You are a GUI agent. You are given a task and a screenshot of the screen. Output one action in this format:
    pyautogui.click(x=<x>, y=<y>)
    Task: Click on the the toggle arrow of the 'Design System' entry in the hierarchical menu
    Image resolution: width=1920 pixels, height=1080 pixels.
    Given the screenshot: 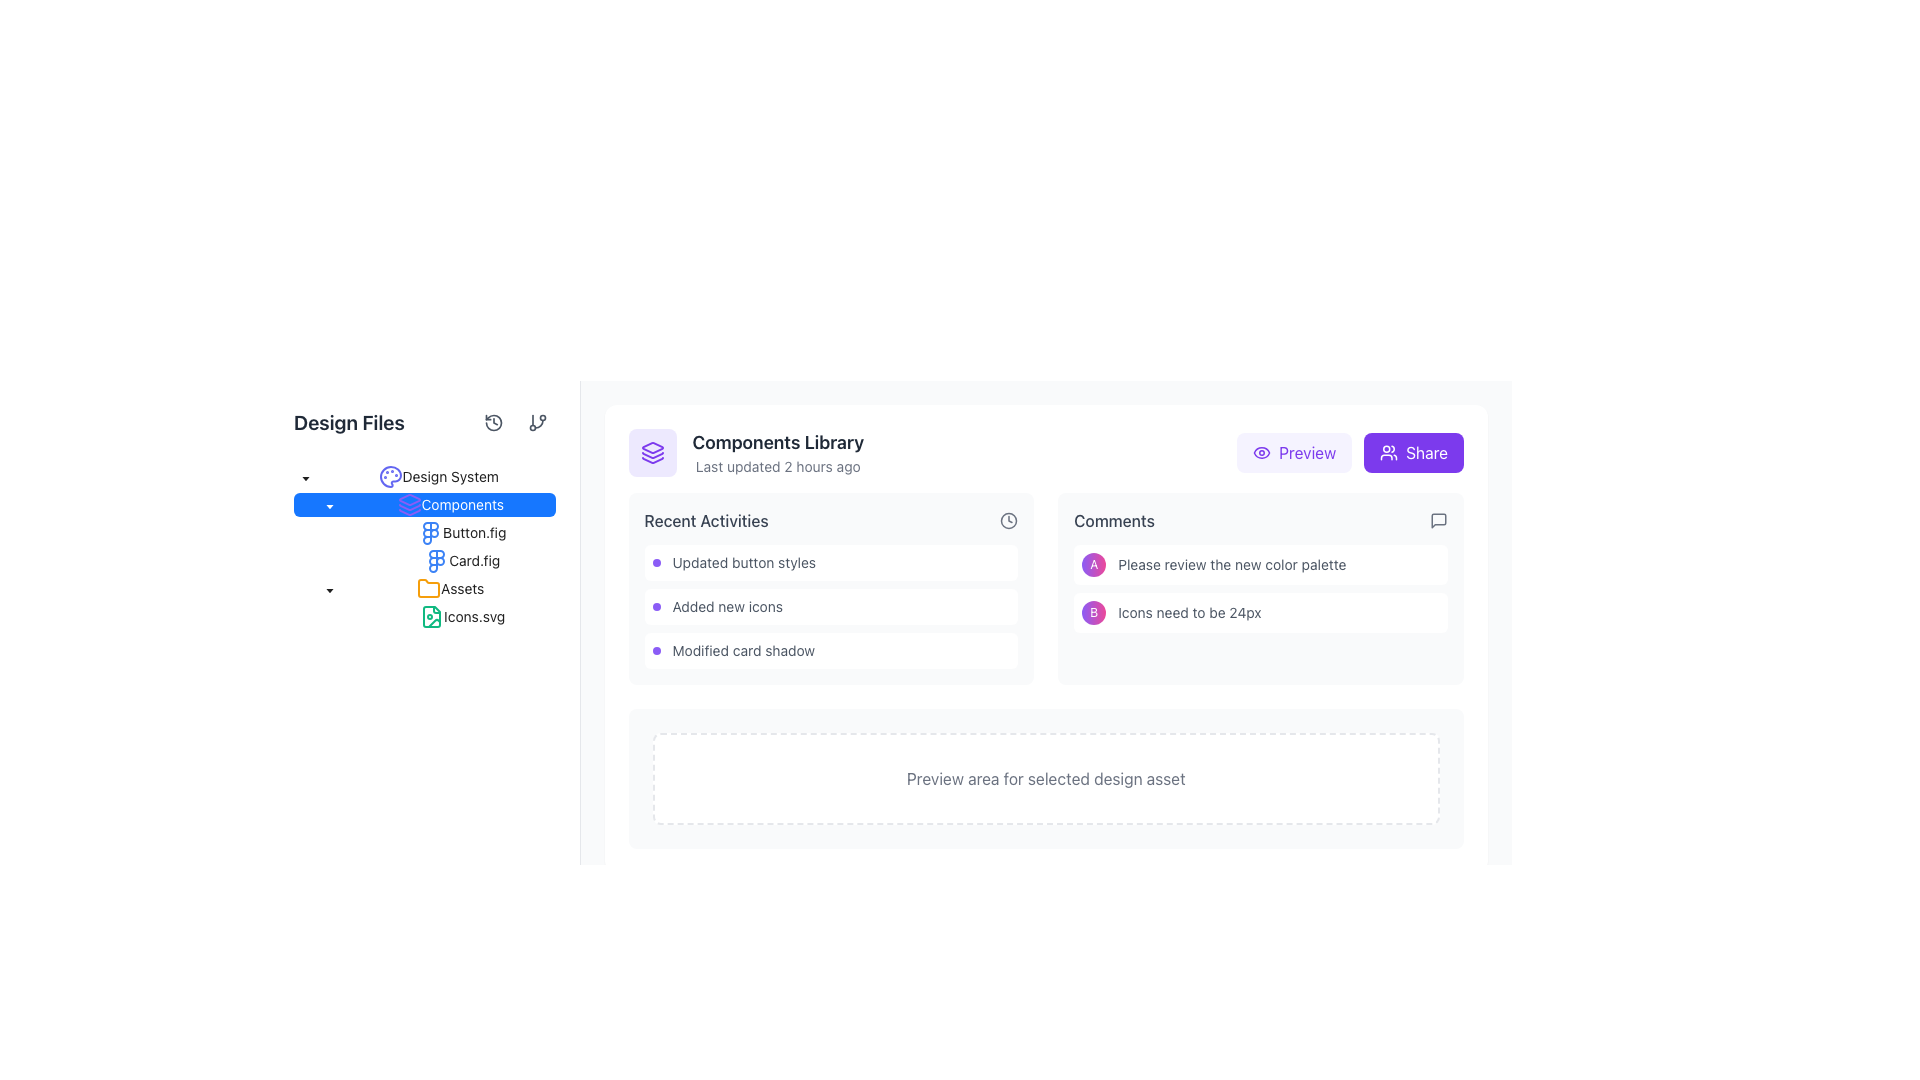 What is the action you would take?
    pyautogui.click(x=423, y=477)
    